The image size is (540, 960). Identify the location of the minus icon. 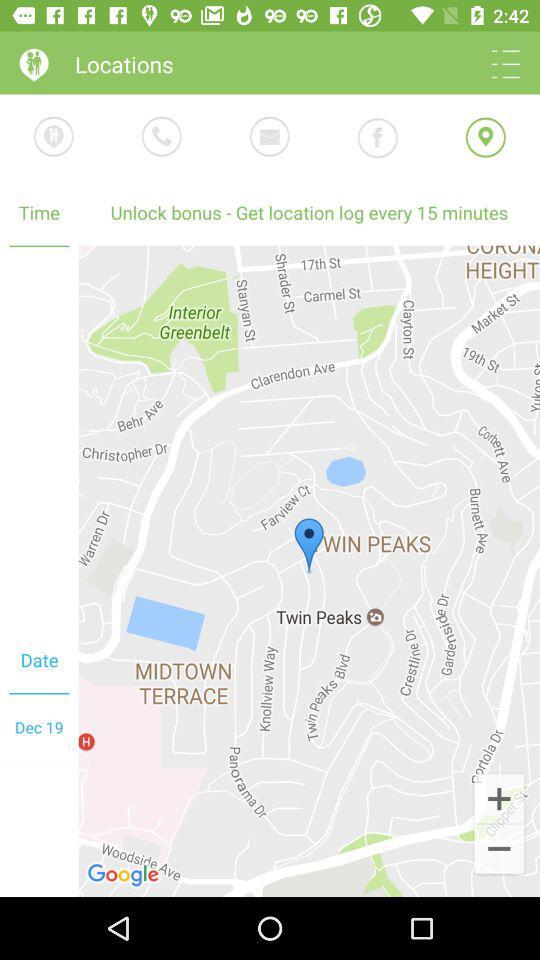
(498, 849).